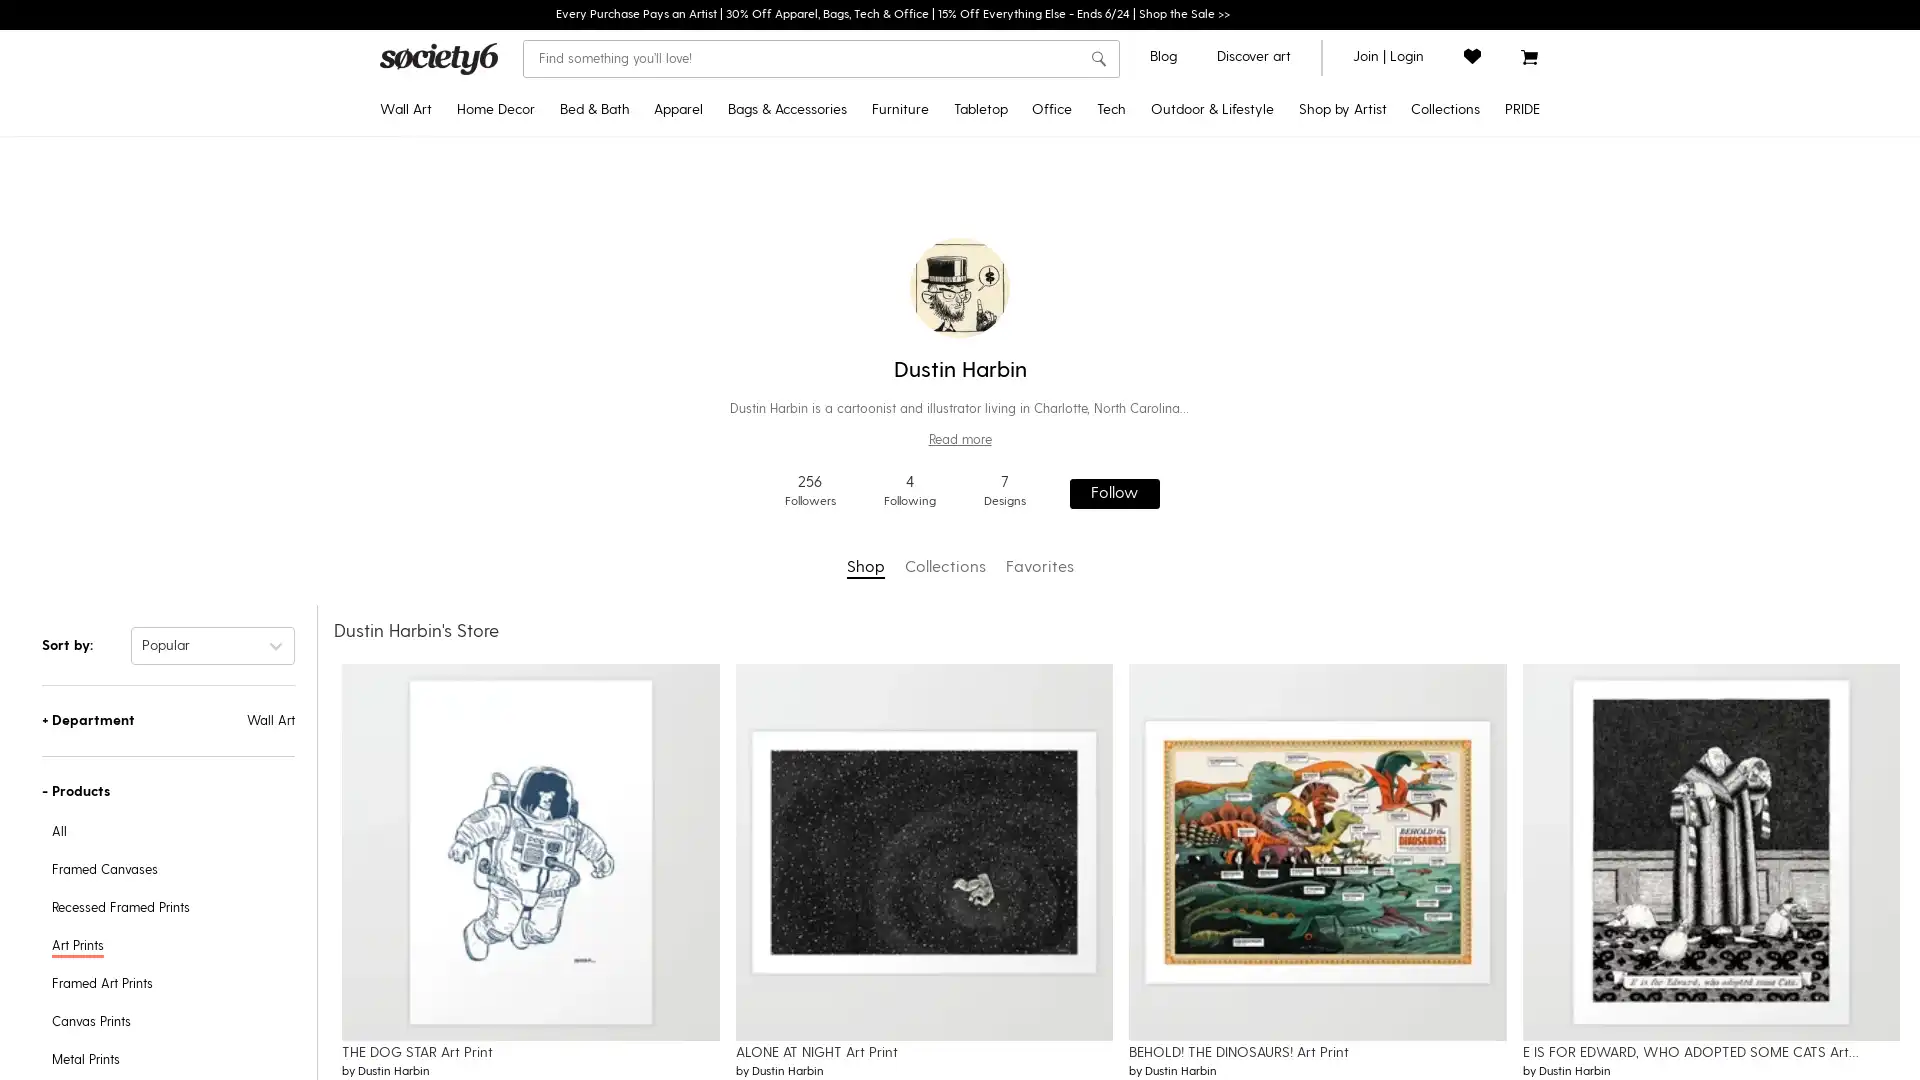  What do you see at coordinates (1371, 579) in the screenshot?
I see `All Collections` at bounding box center [1371, 579].